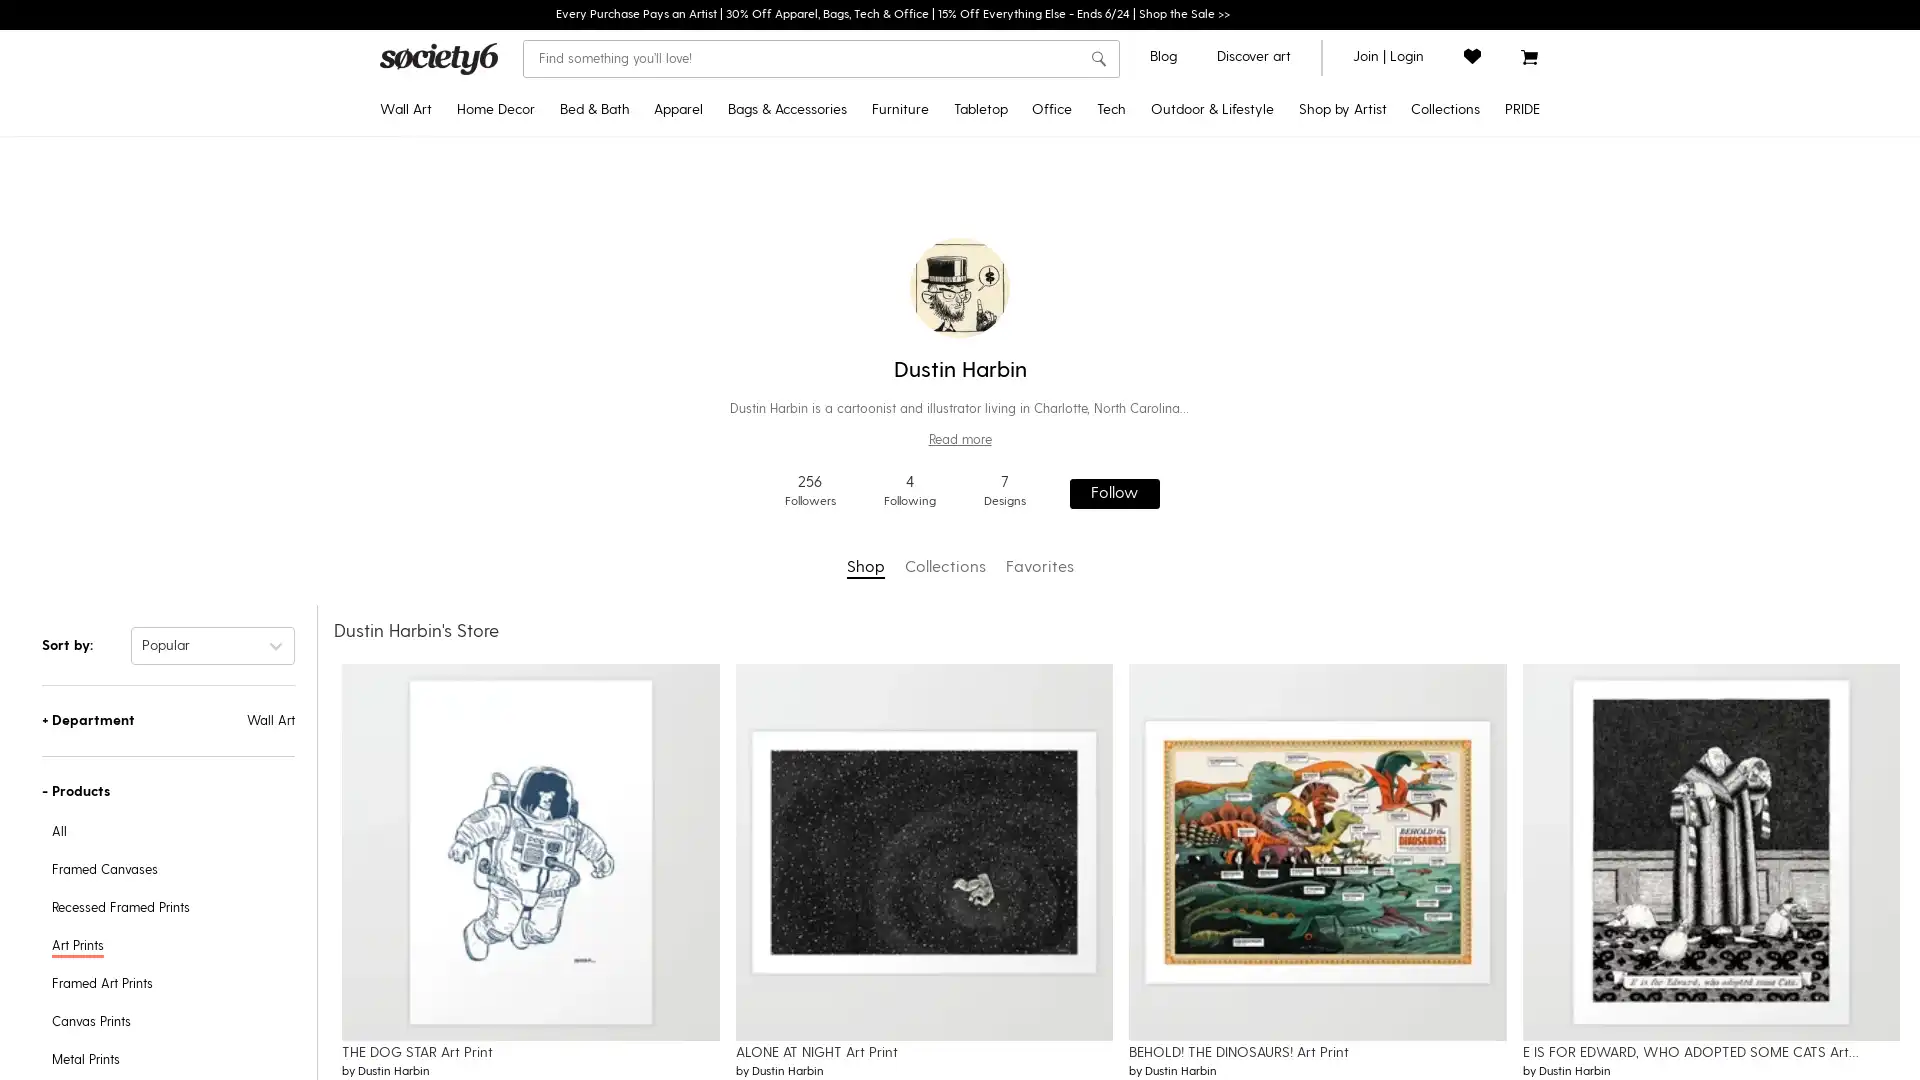  What do you see at coordinates (1371, 579) in the screenshot?
I see `All Collections` at bounding box center [1371, 579].